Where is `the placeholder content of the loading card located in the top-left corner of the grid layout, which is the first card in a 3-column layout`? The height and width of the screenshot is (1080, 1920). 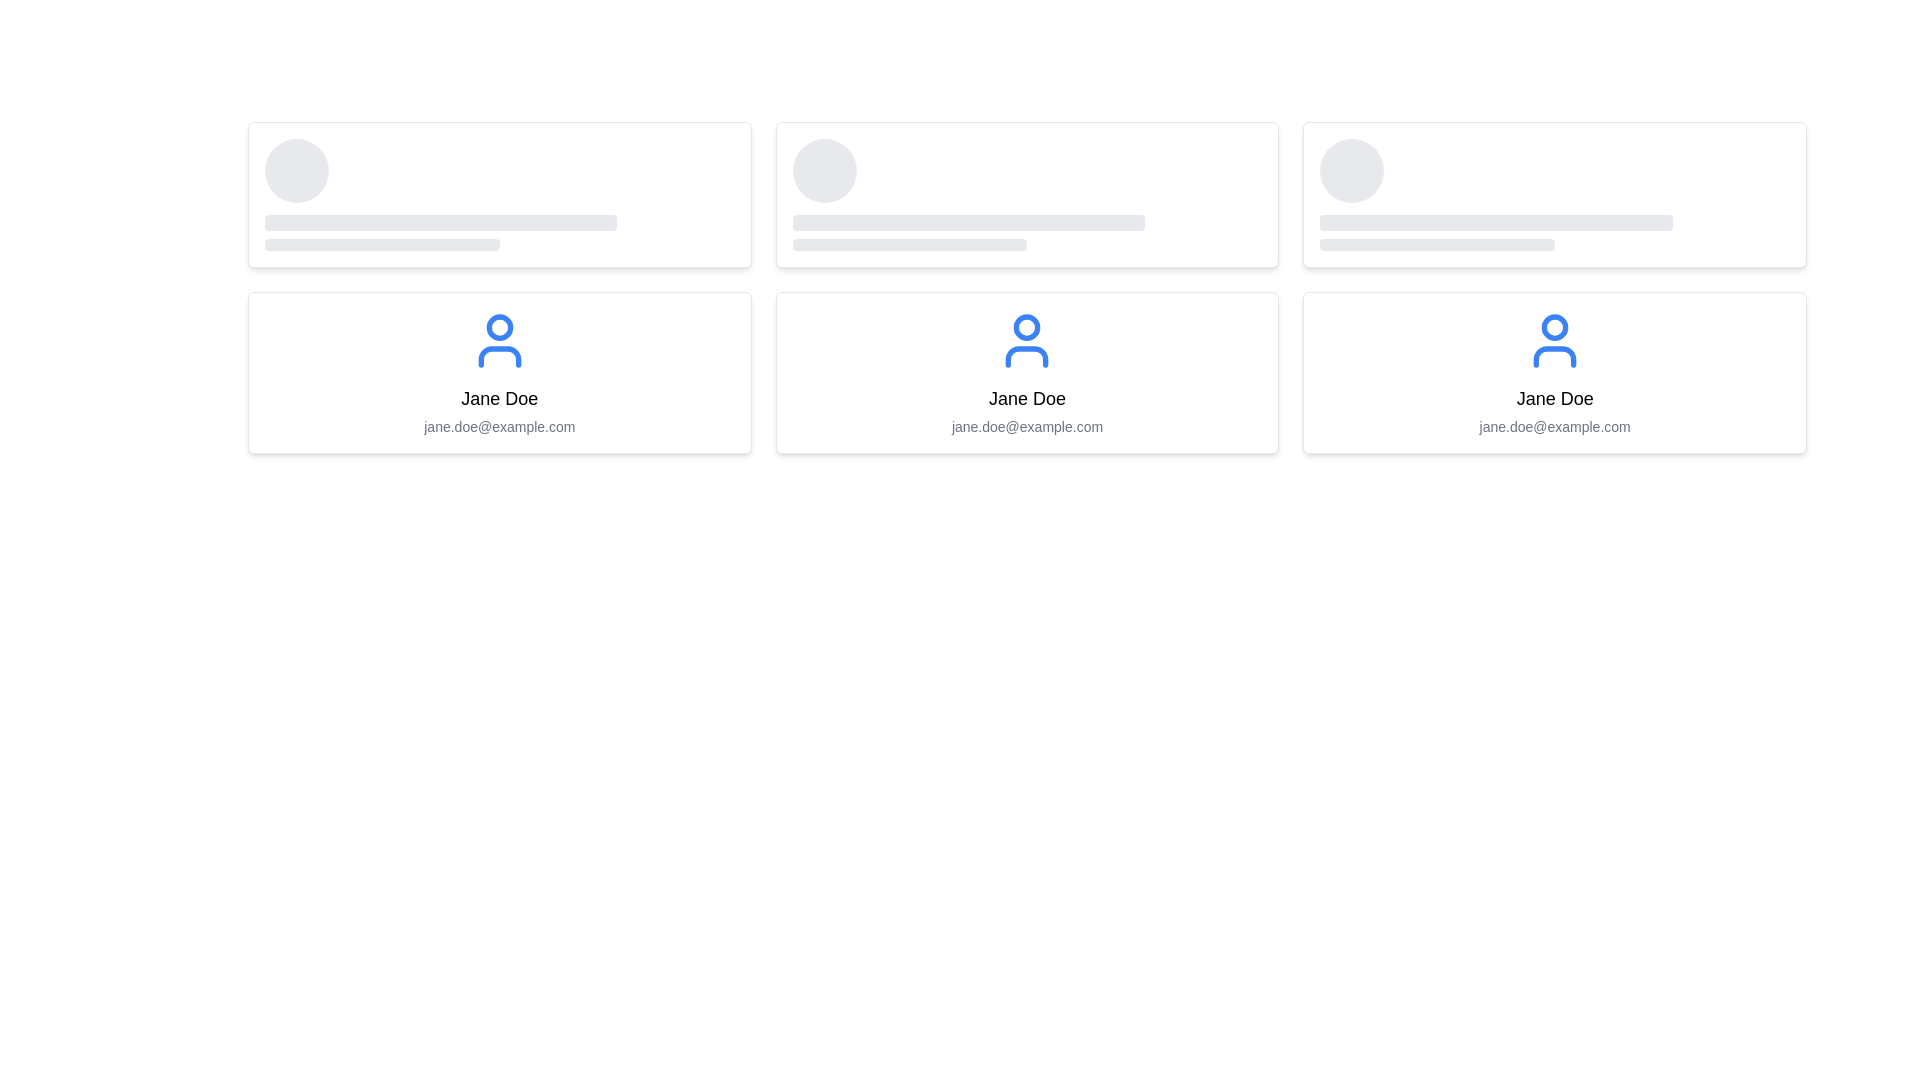 the placeholder content of the loading card located in the top-left corner of the grid layout, which is the first card in a 3-column layout is located at coordinates (499, 195).